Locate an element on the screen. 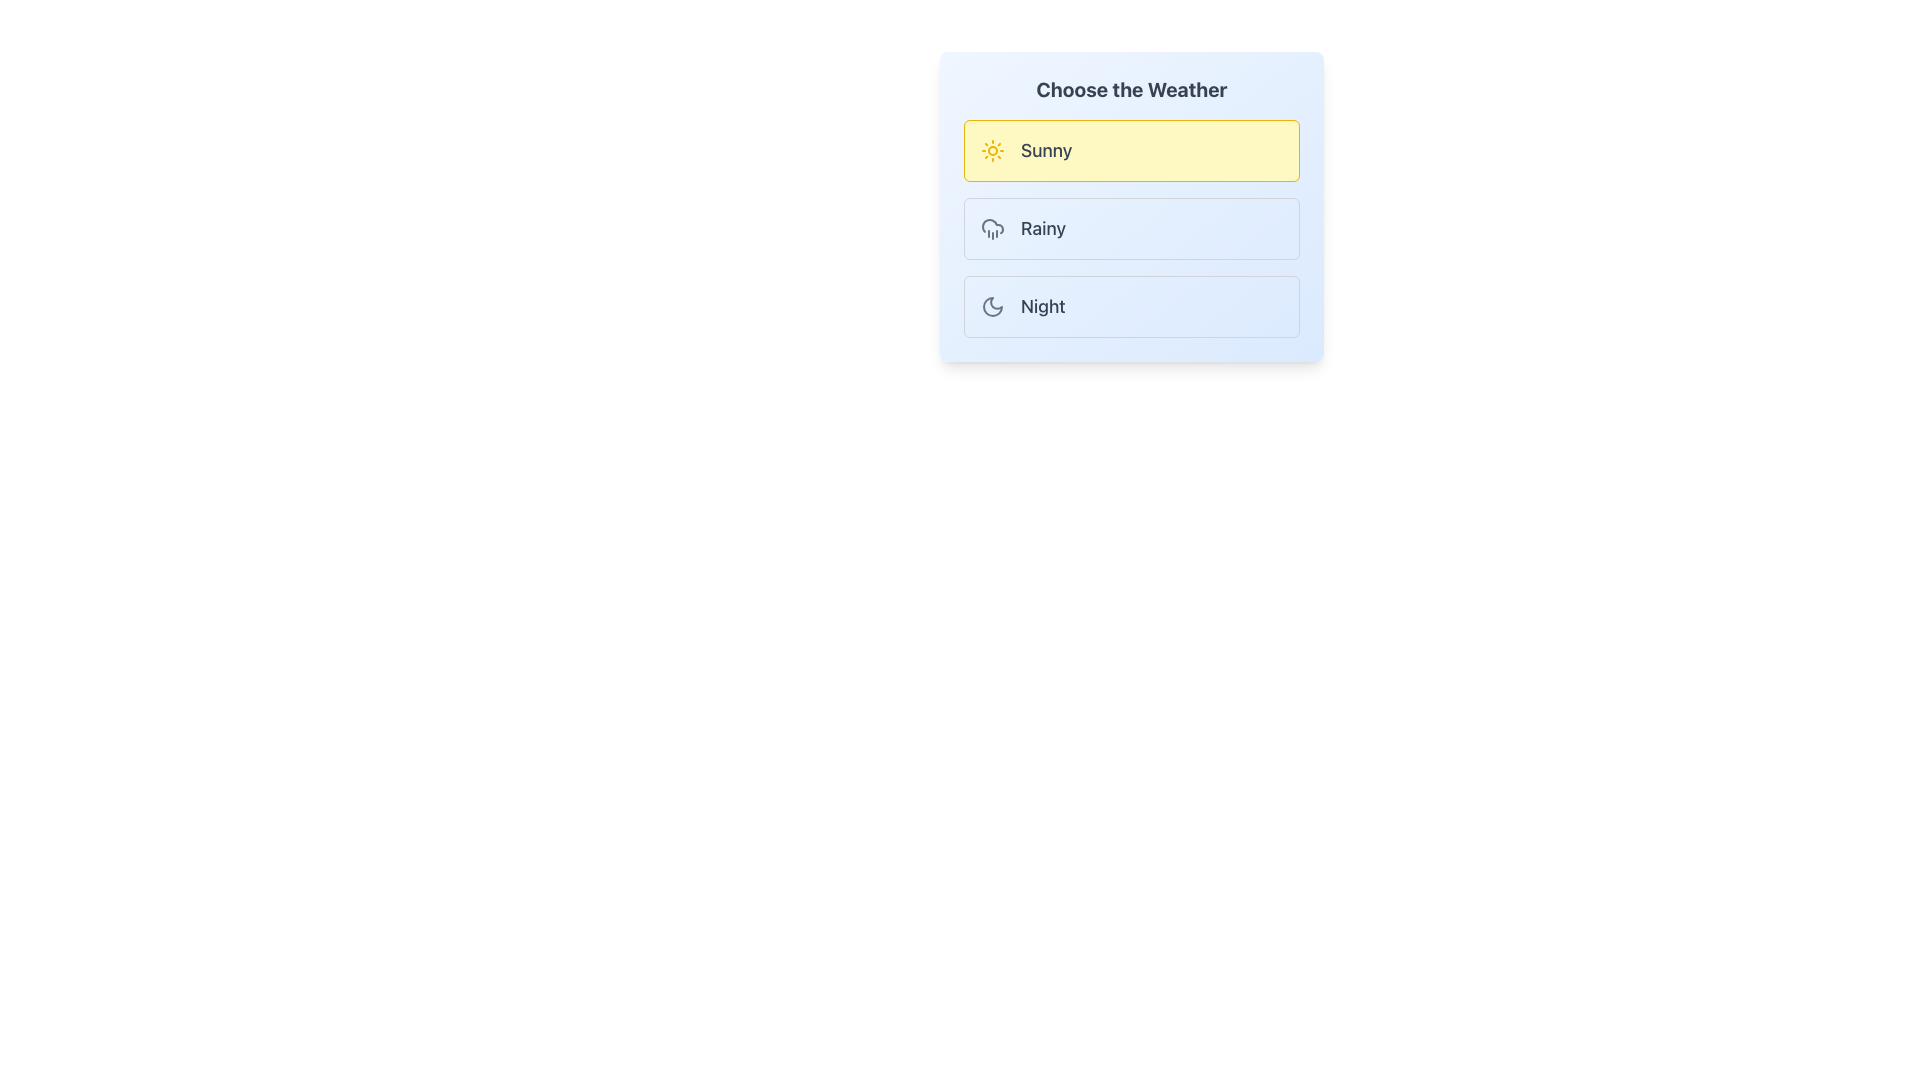 This screenshot has height=1080, width=1920. the vertical selection list containing options 'Sunny', 'Rainy', and 'Night' is located at coordinates (1132, 227).